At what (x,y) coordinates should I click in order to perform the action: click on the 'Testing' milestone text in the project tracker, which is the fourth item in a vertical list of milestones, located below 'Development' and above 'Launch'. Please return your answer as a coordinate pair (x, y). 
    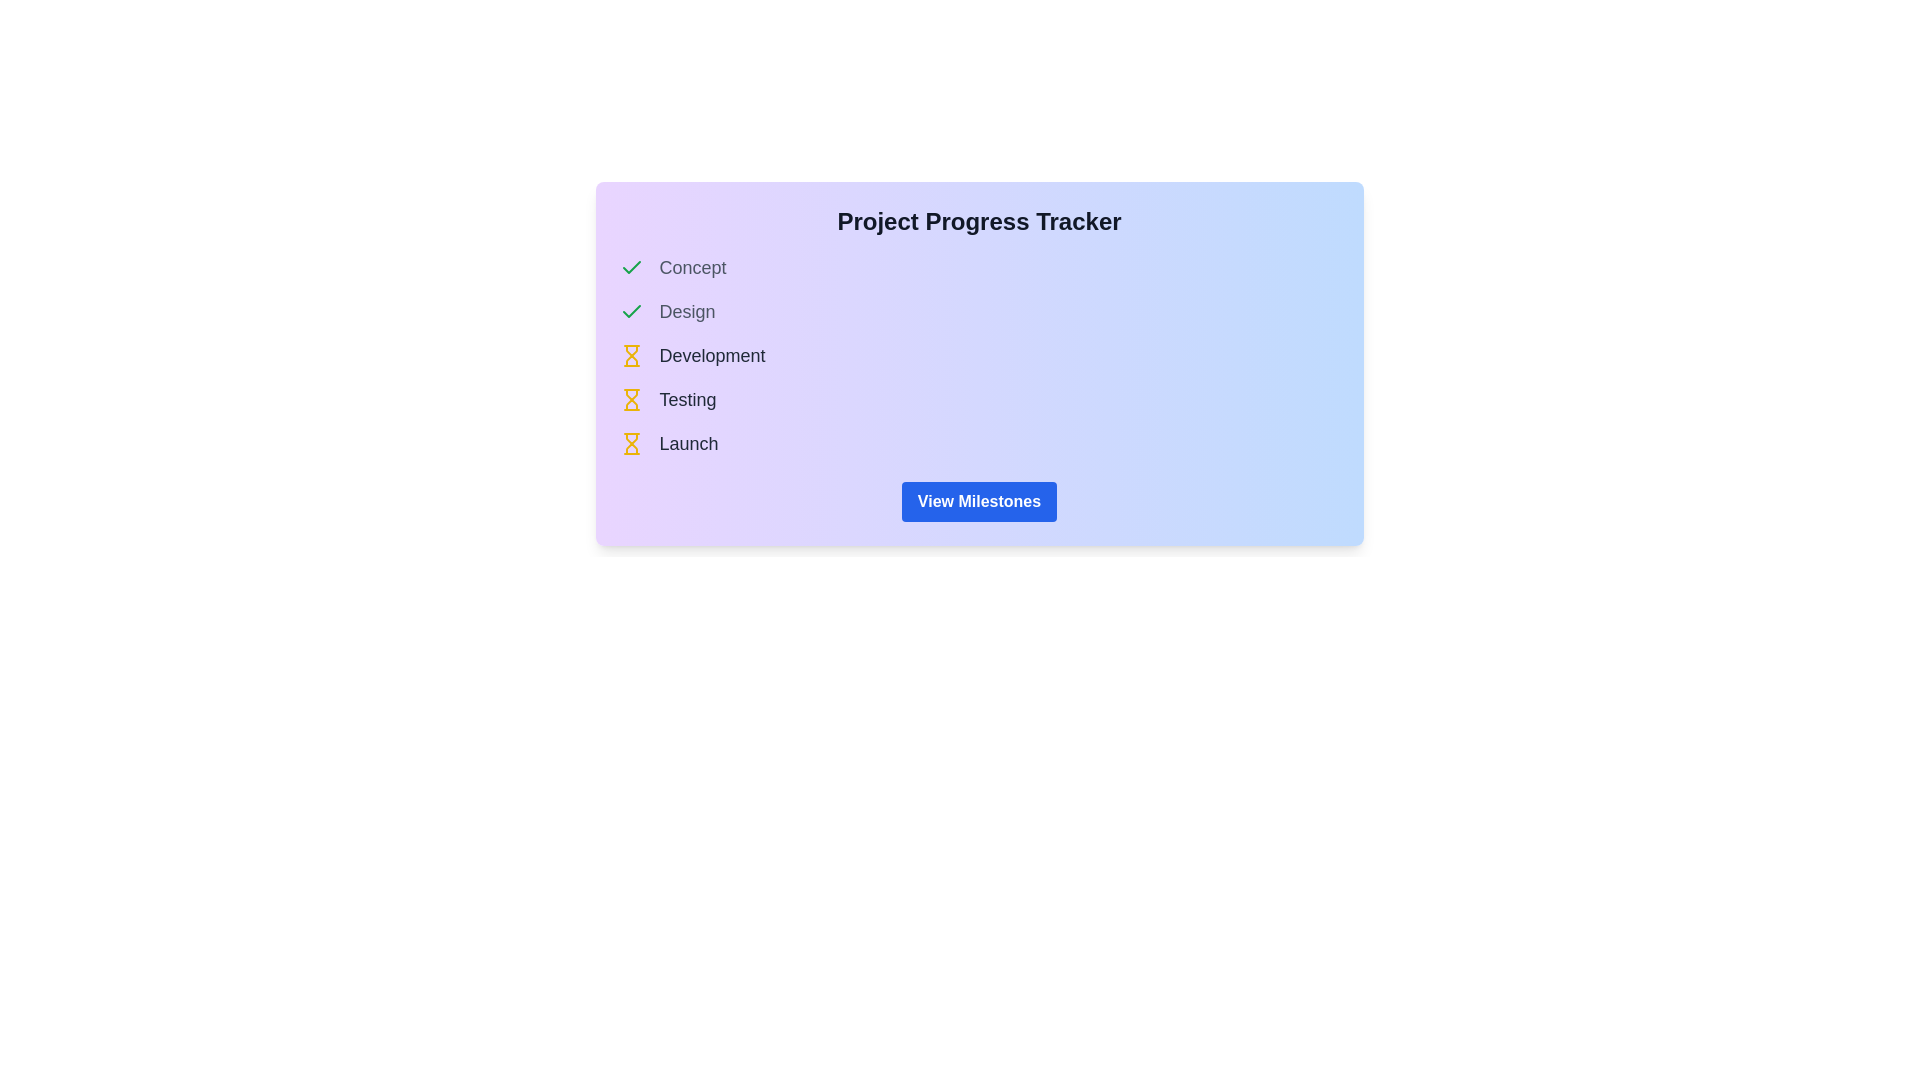
    Looking at the image, I should click on (687, 400).